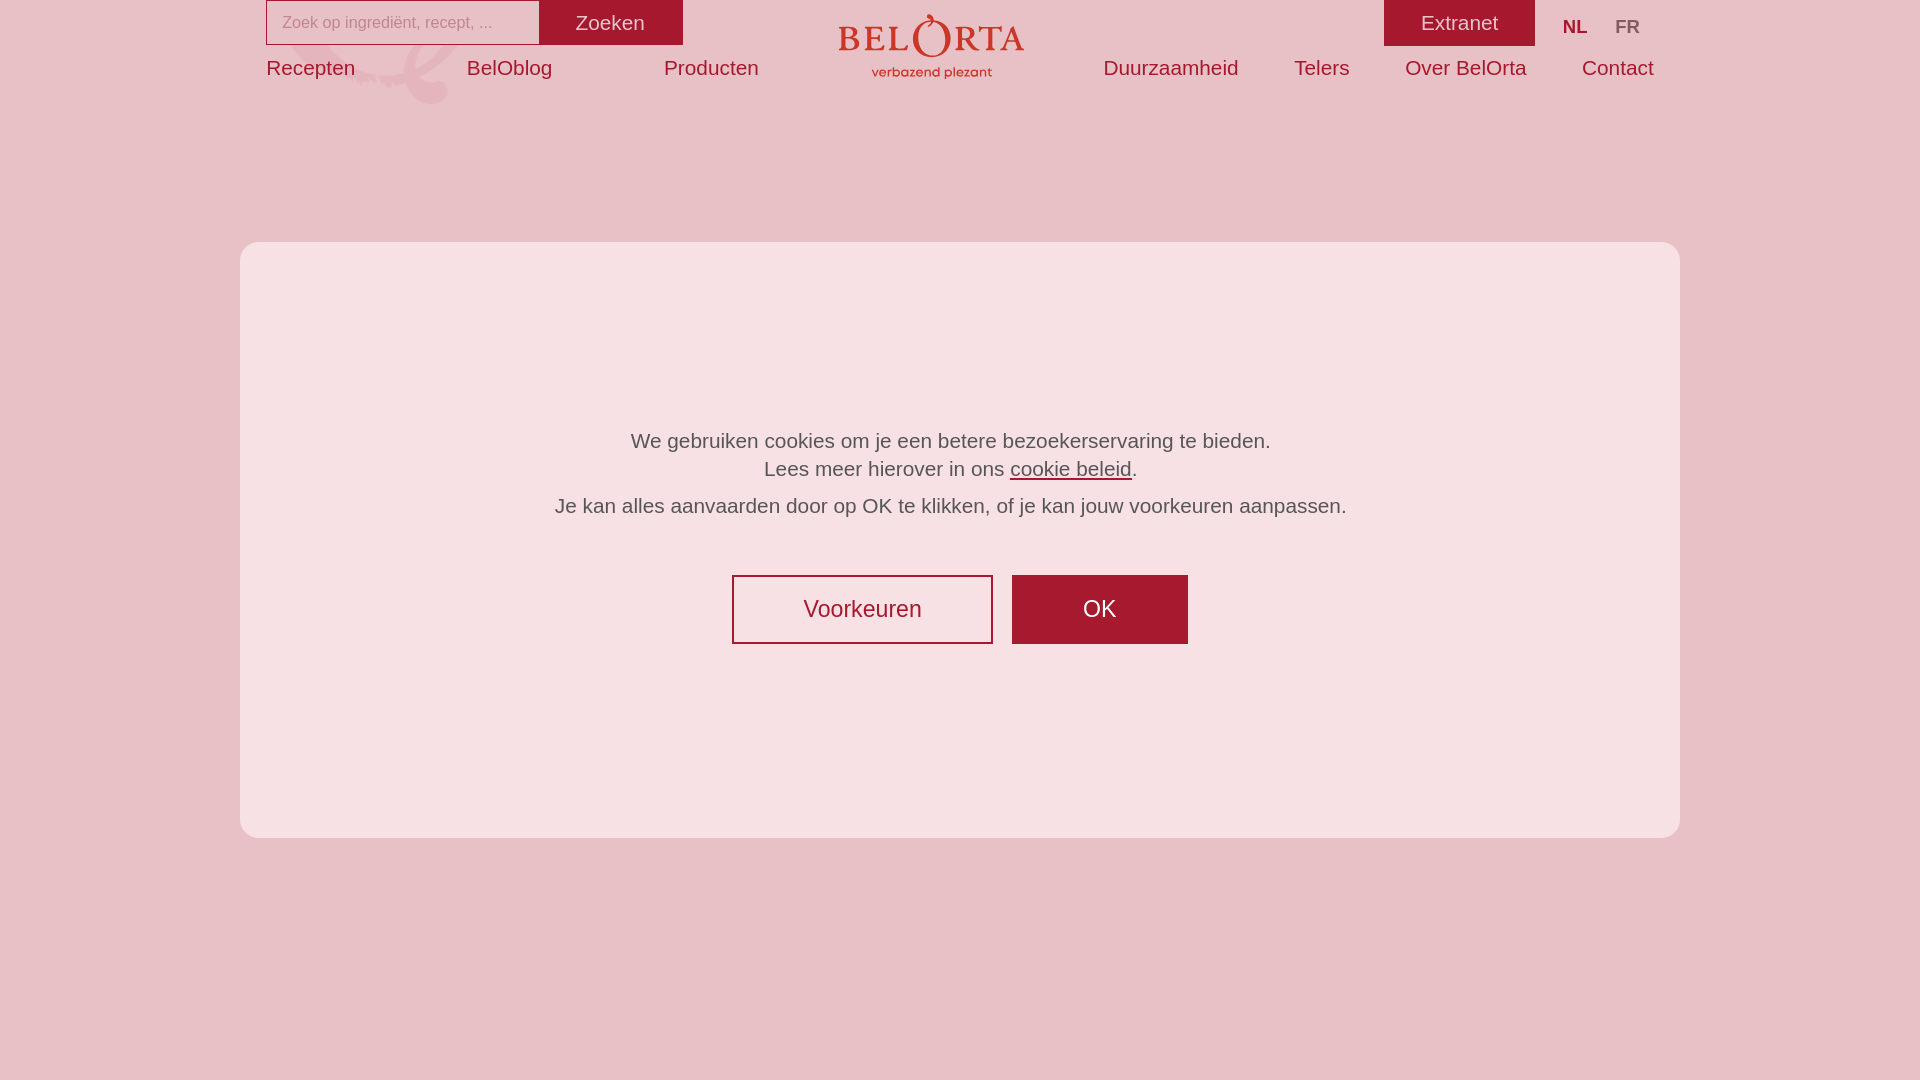 The height and width of the screenshot is (1080, 1920). I want to click on 'FR', so click(1627, 27).